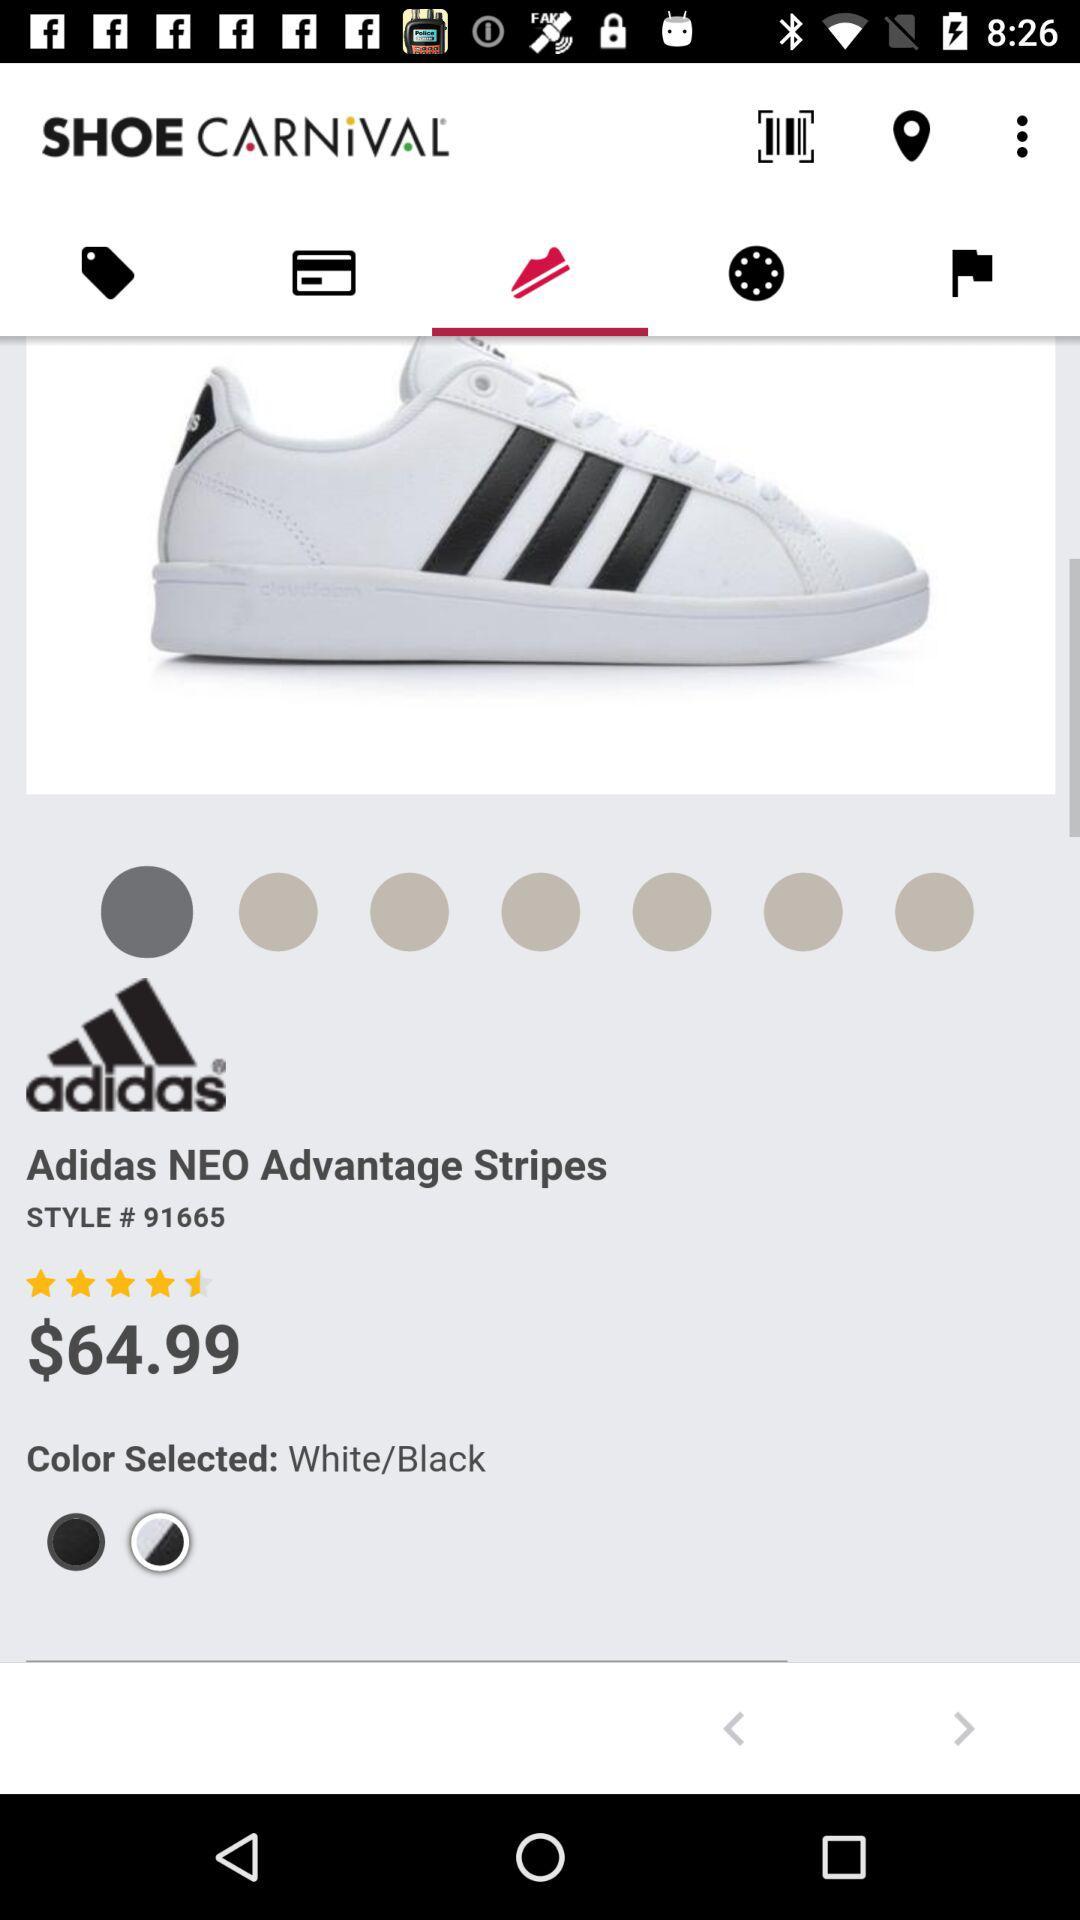  I want to click on previous product, so click(733, 1727).